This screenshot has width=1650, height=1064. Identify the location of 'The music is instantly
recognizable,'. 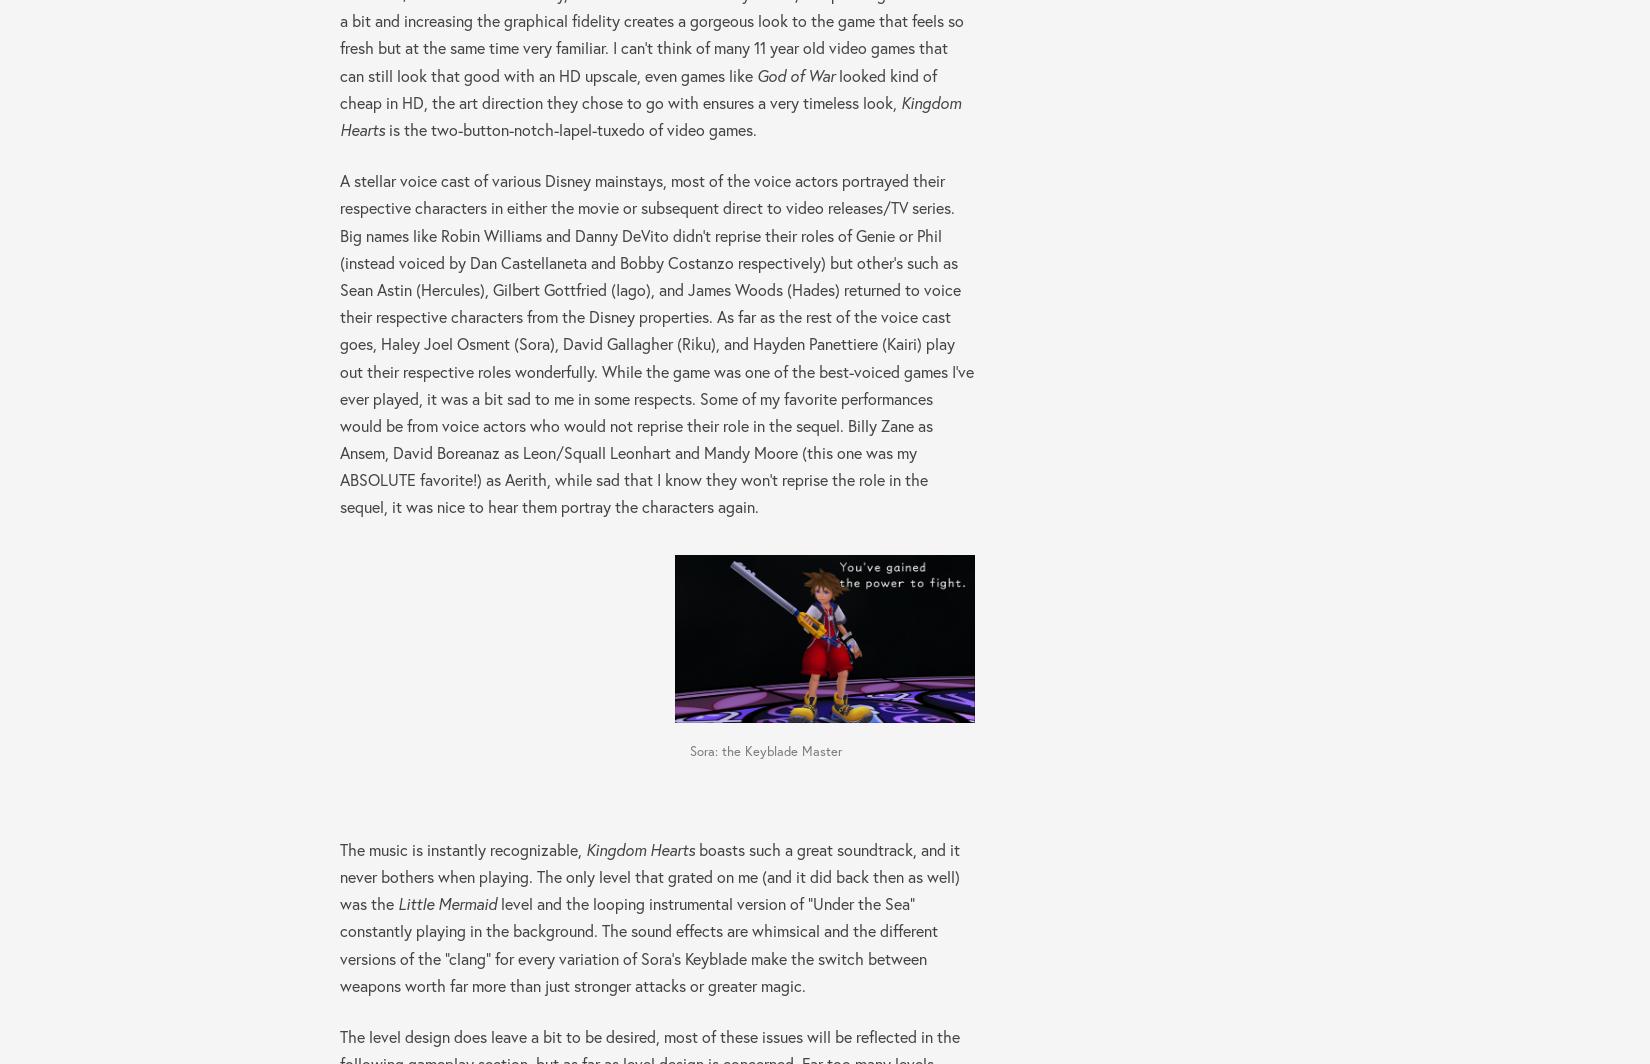
(340, 848).